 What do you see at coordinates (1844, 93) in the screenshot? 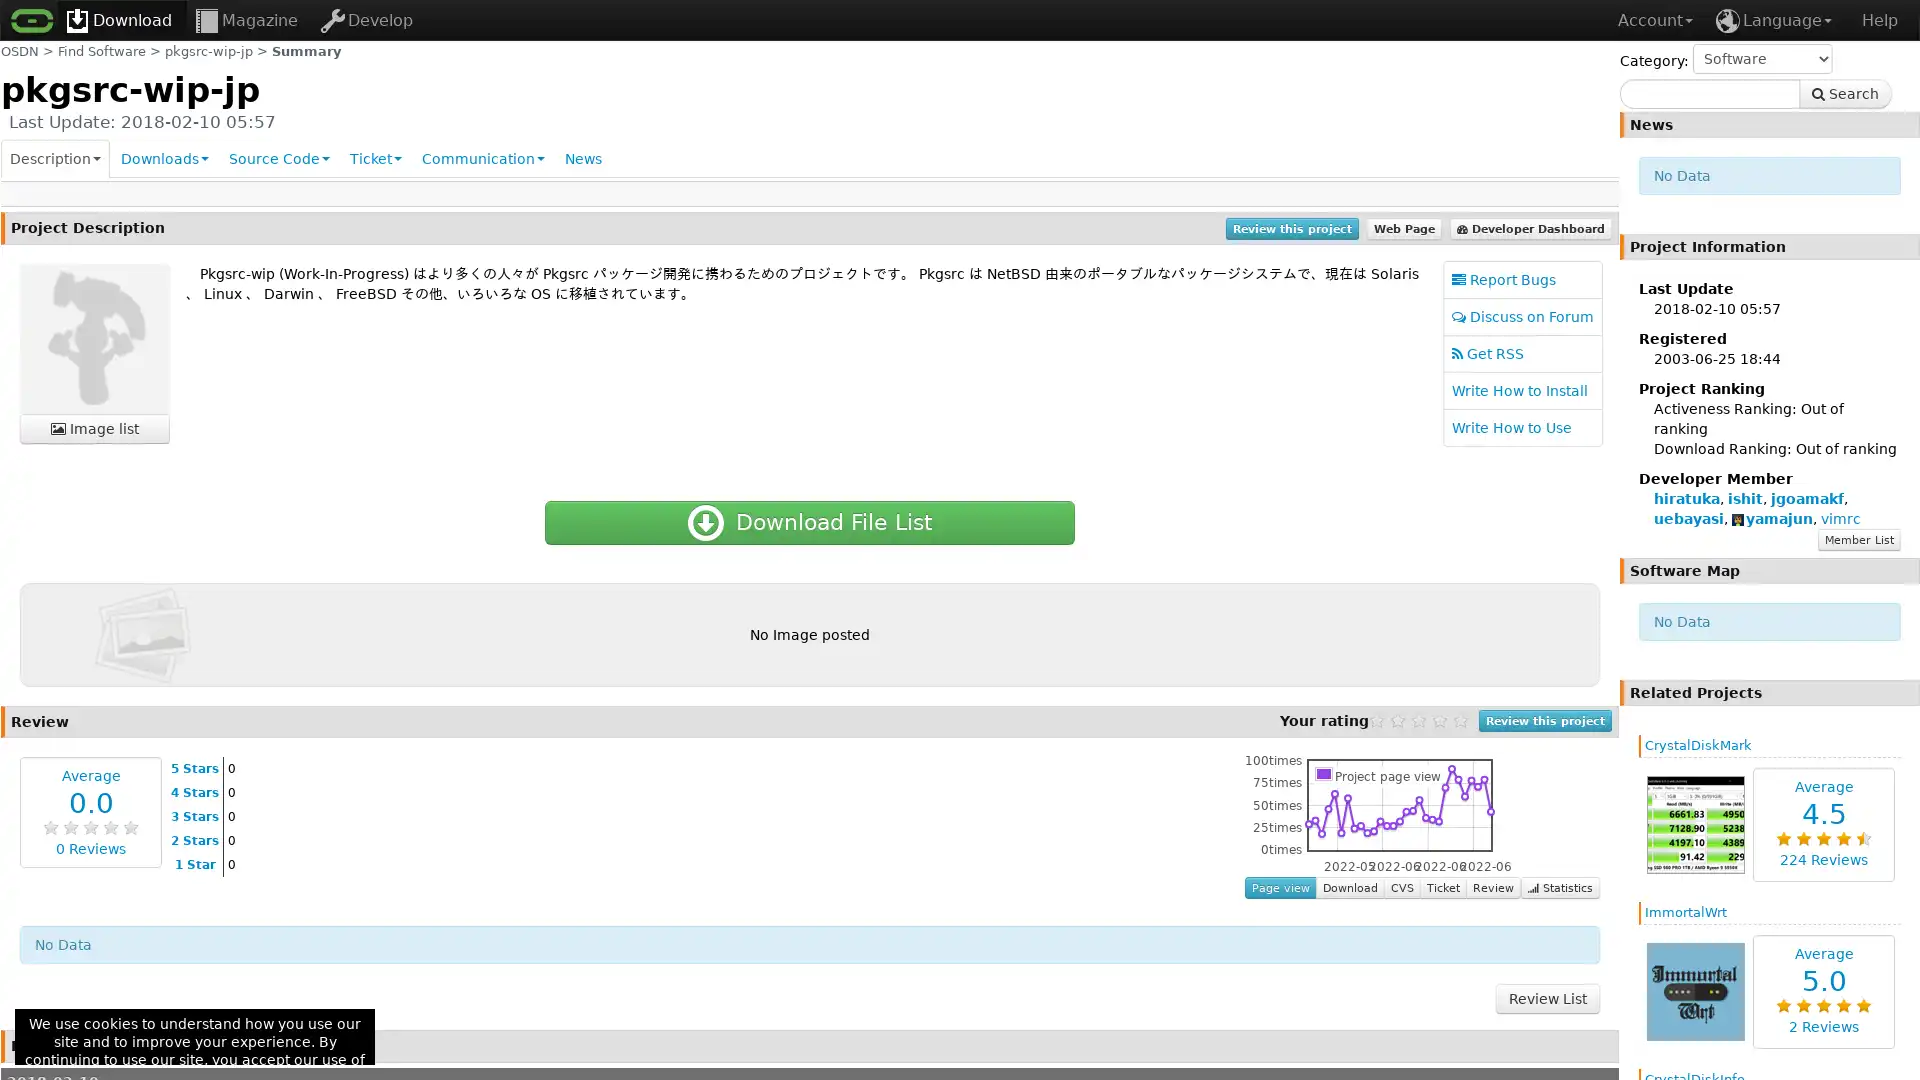
I see `Search` at bounding box center [1844, 93].